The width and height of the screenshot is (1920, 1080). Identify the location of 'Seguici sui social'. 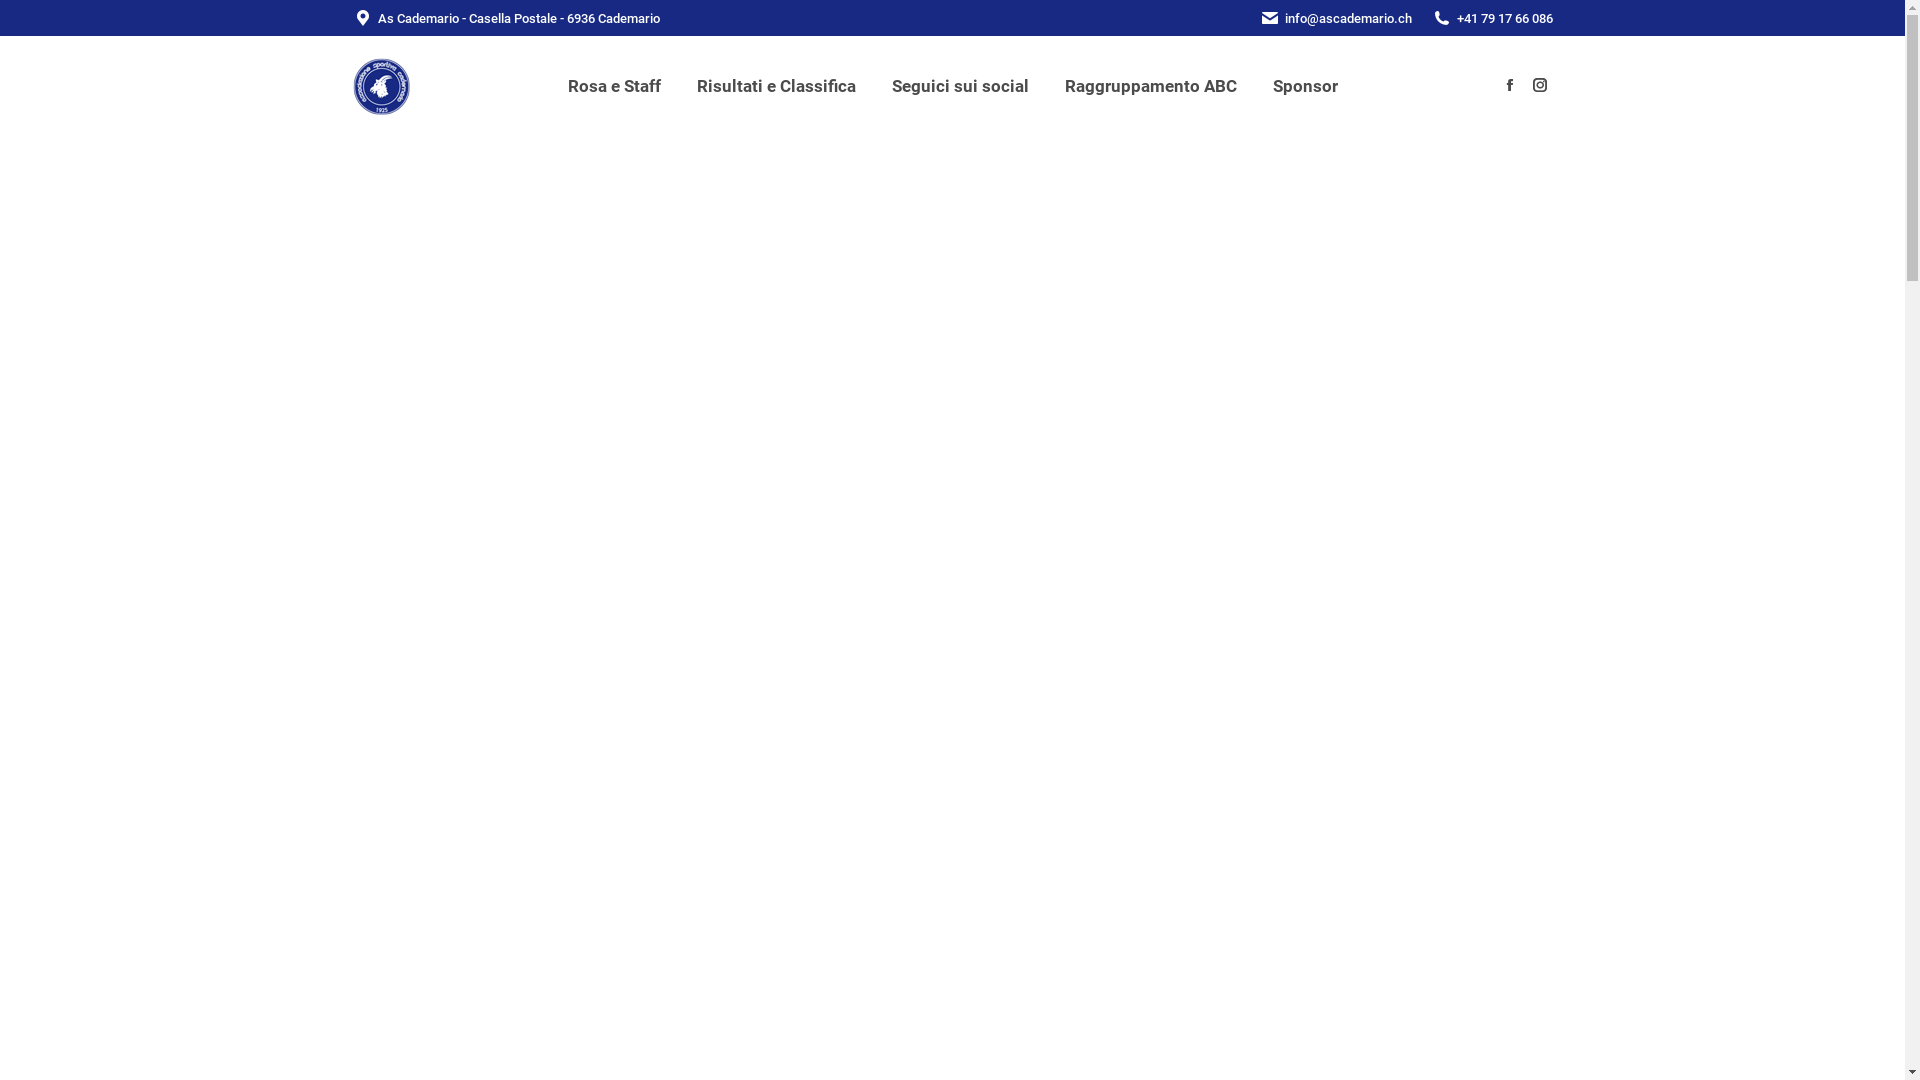
(960, 84).